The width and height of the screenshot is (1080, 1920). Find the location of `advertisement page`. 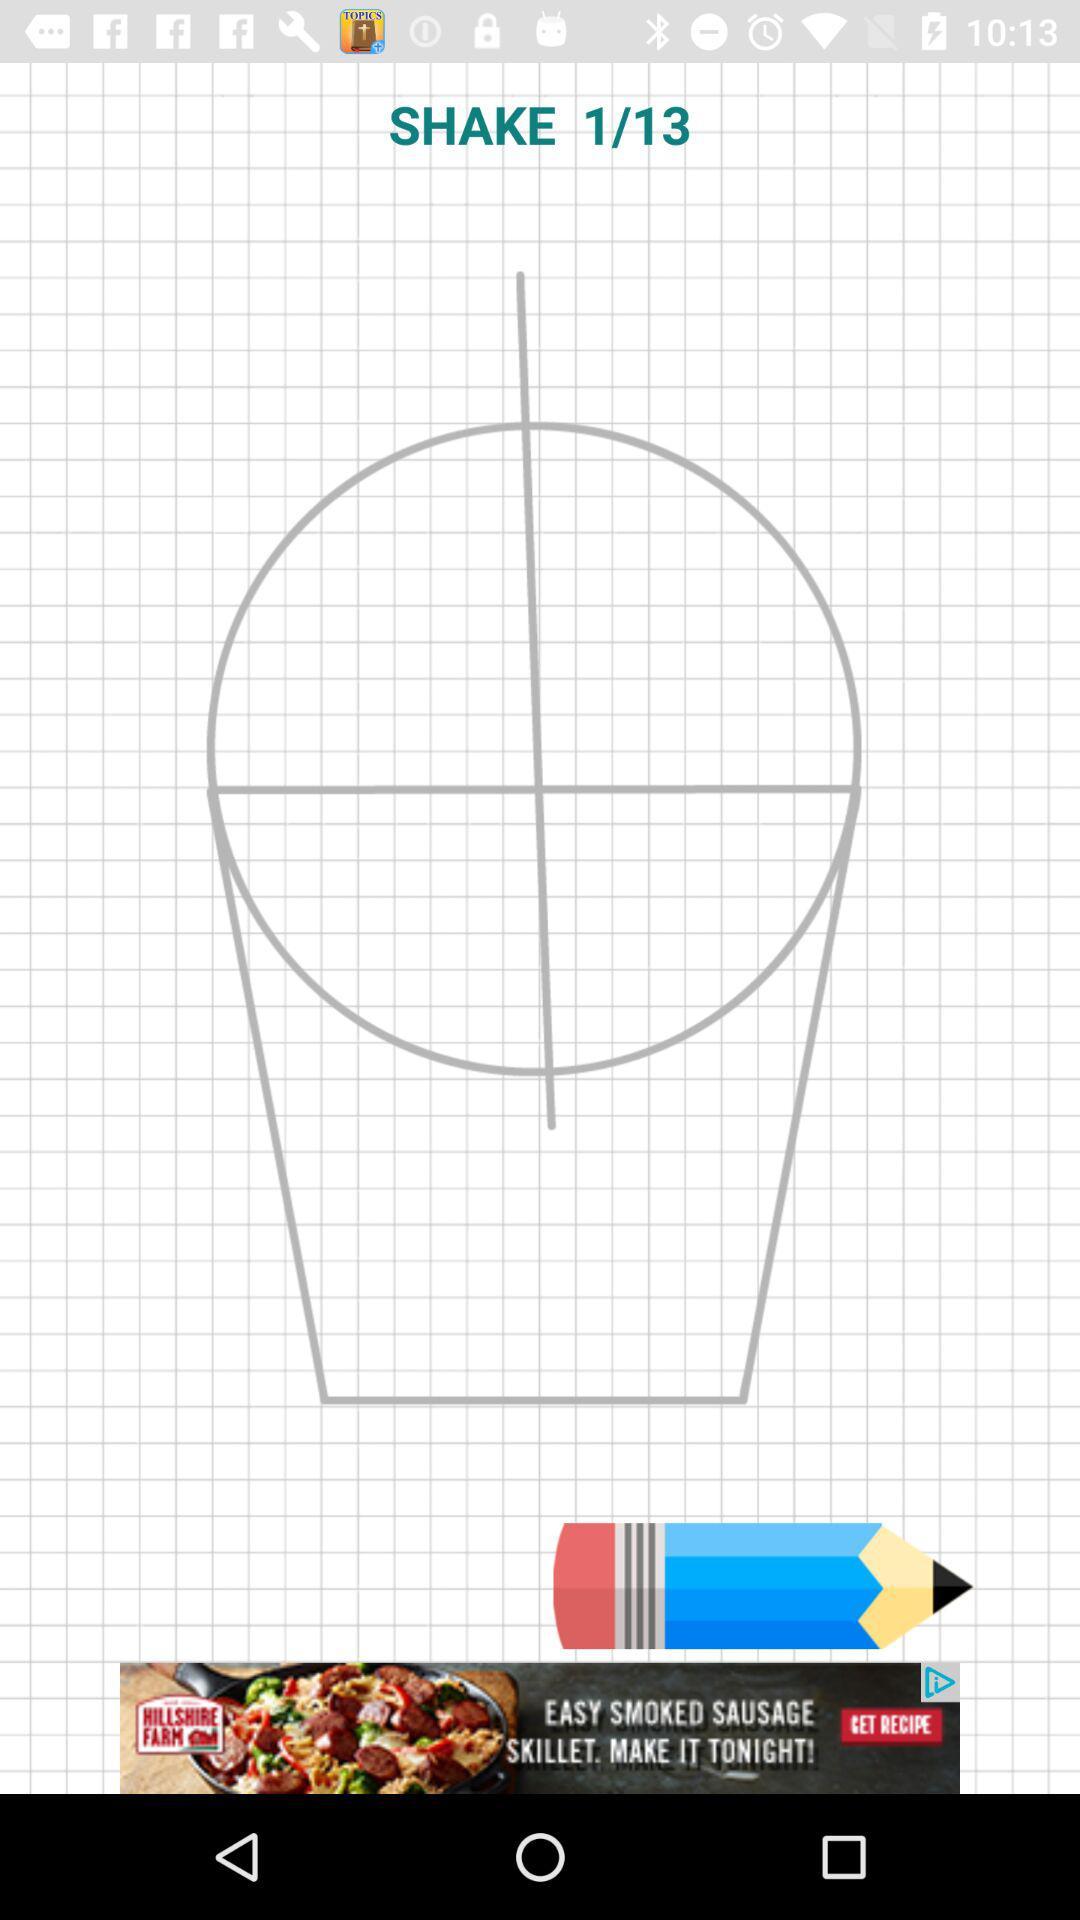

advertisement page is located at coordinates (540, 1727).